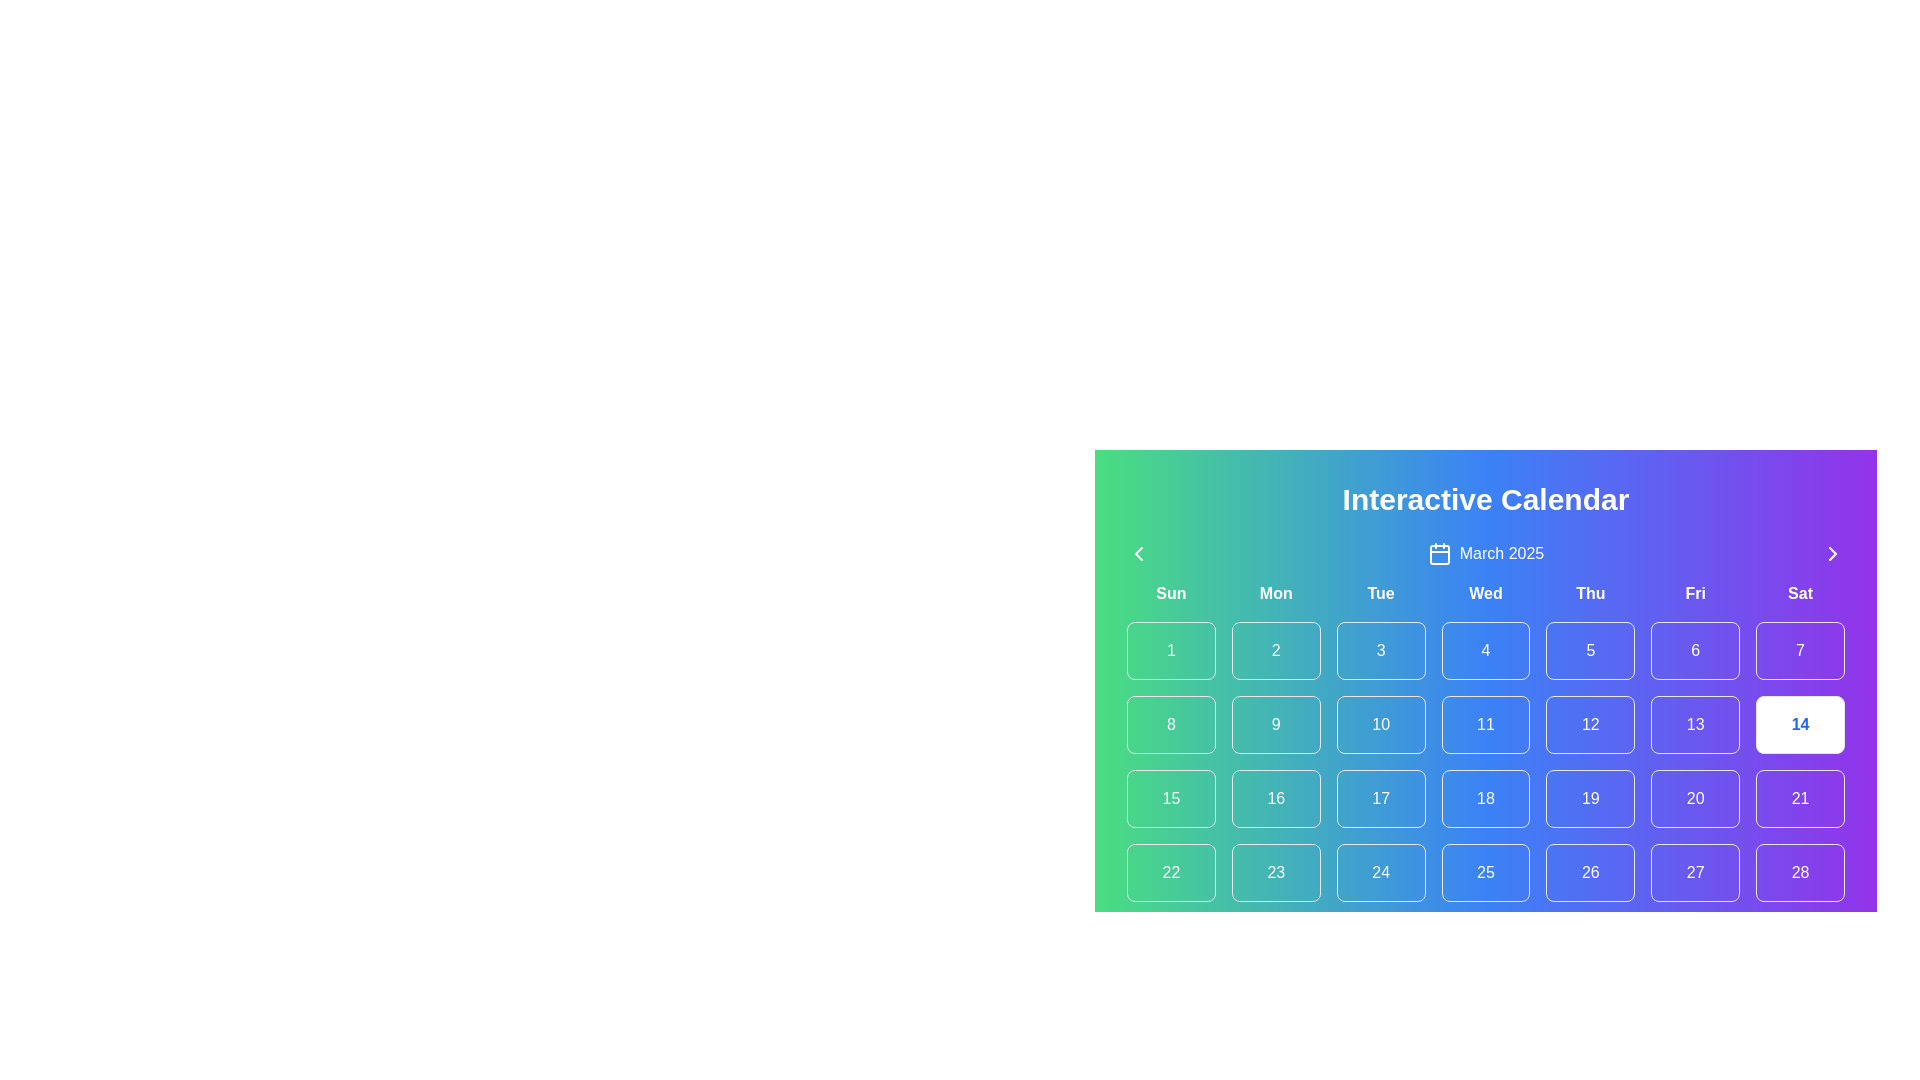 The image size is (1920, 1080). Describe the element at coordinates (1800, 651) in the screenshot. I see `the calendar date button representing the 7th day of the month, which is the first Saturday in the calendar grid` at that location.